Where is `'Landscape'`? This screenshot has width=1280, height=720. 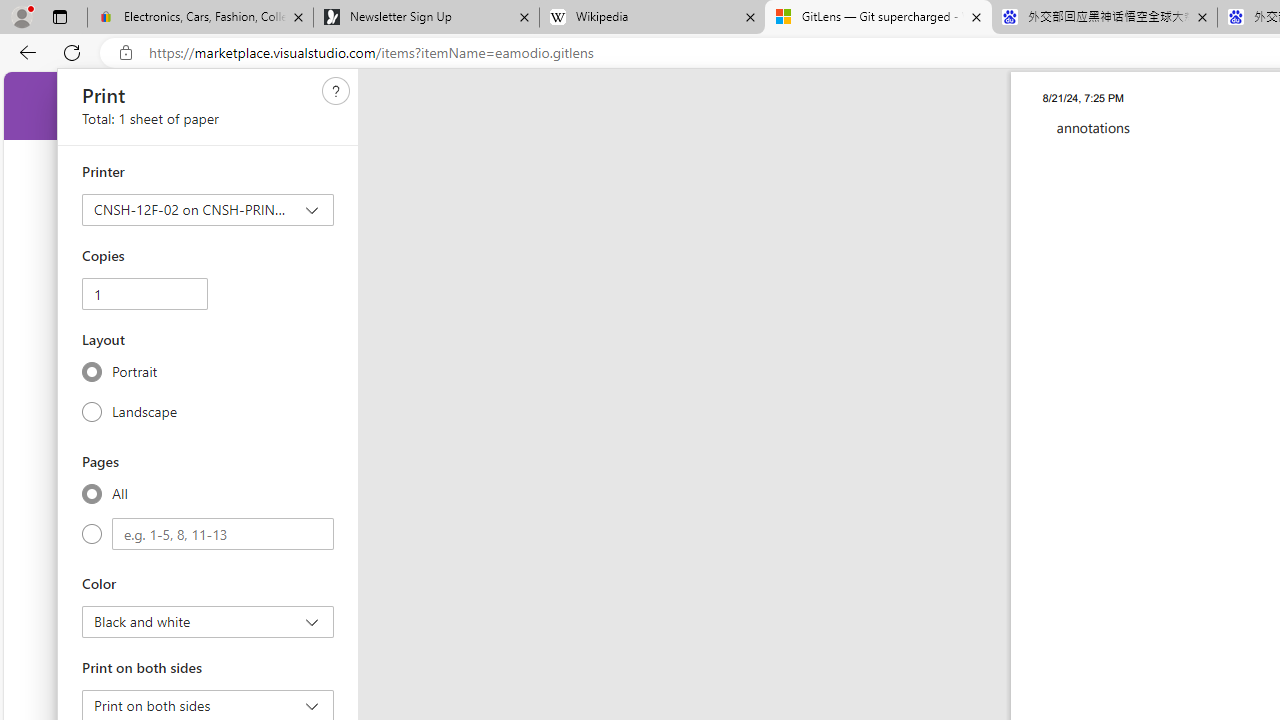 'Landscape' is located at coordinates (91, 410).